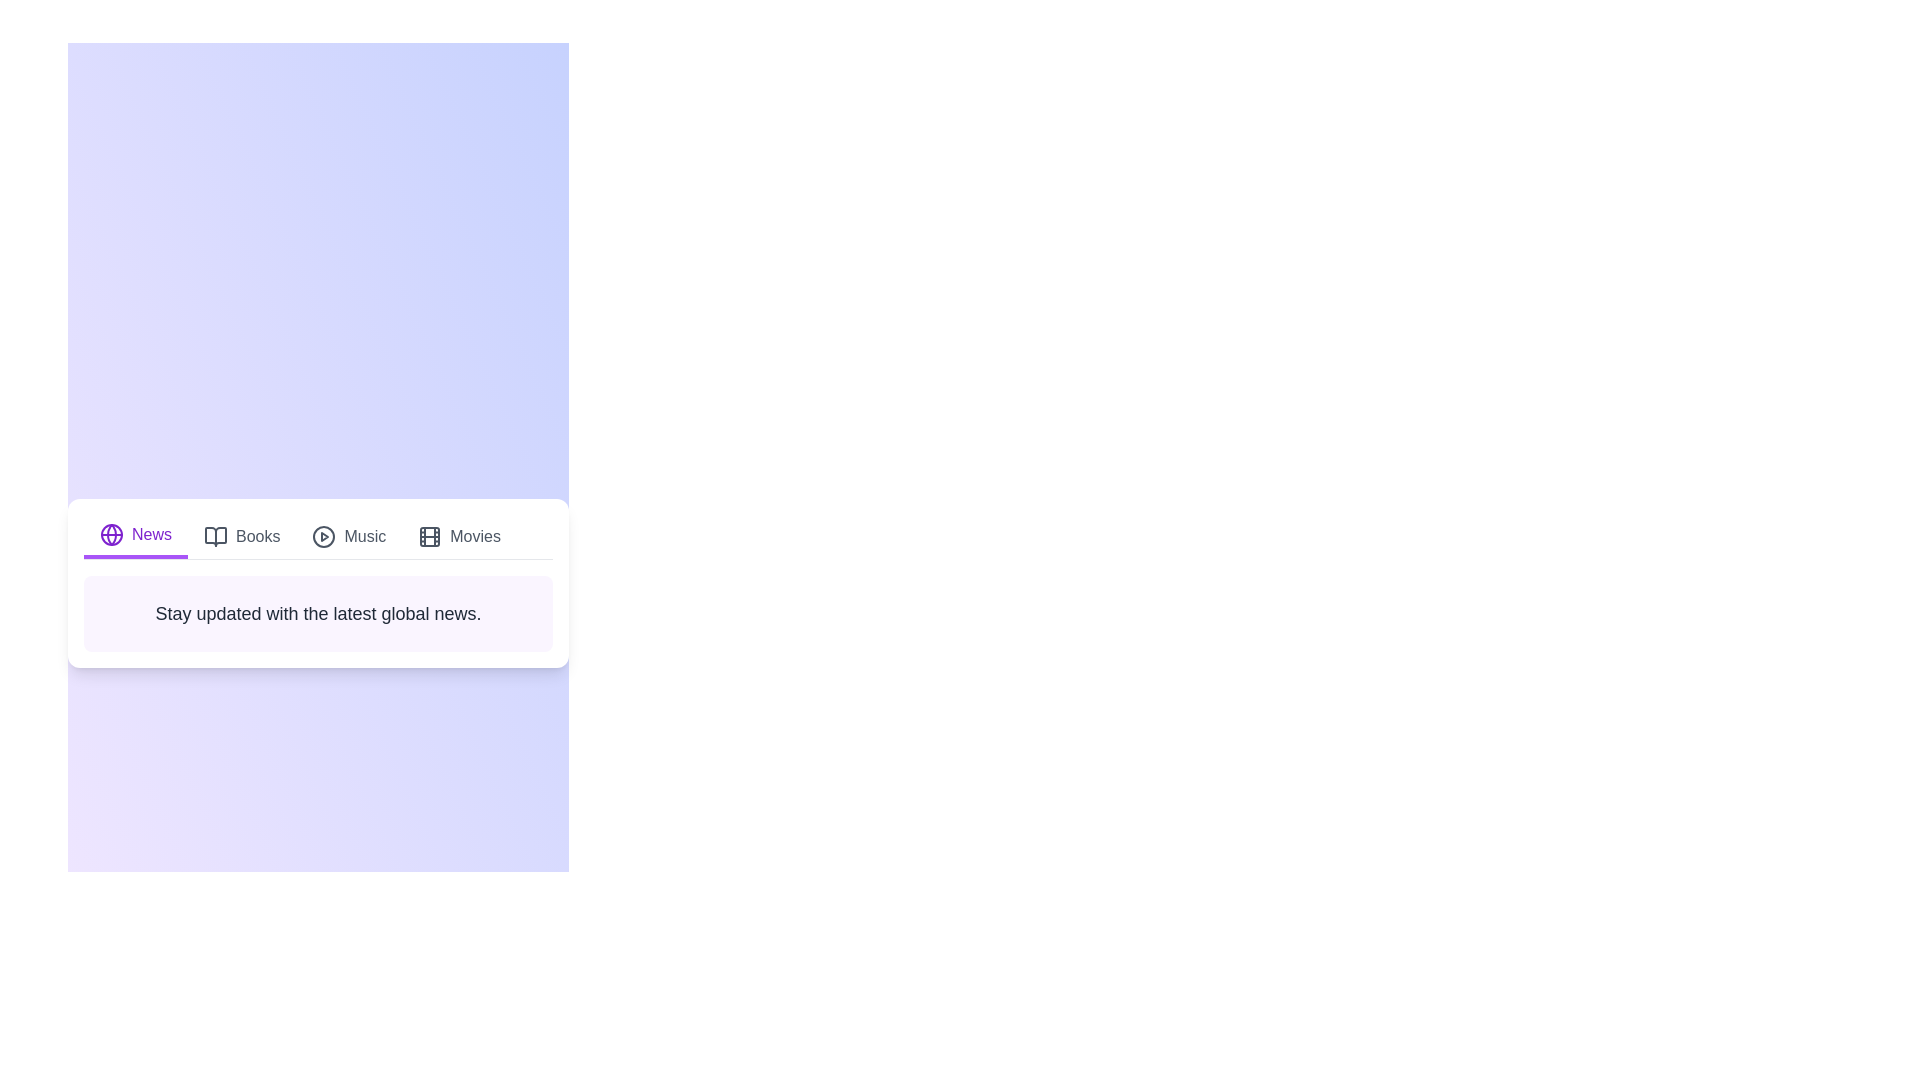  I want to click on the Music tab to view its content, so click(349, 535).